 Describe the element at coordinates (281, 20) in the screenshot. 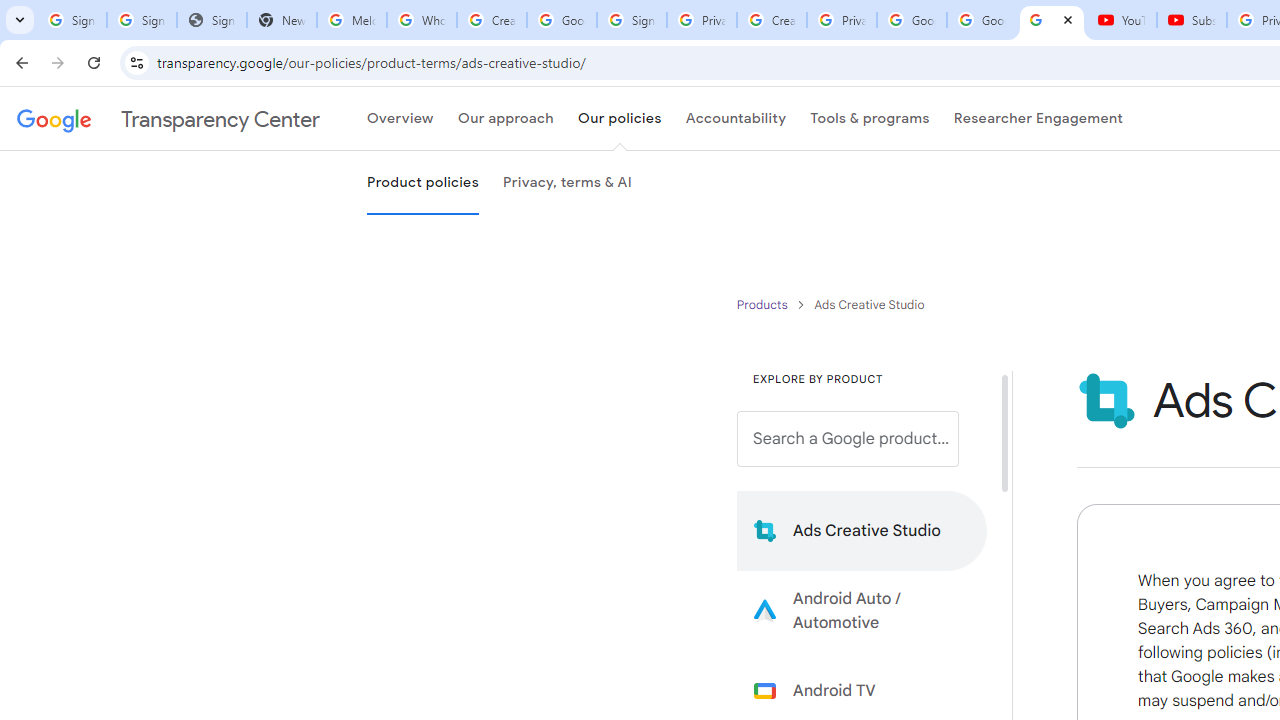

I see `'New Tab'` at that location.